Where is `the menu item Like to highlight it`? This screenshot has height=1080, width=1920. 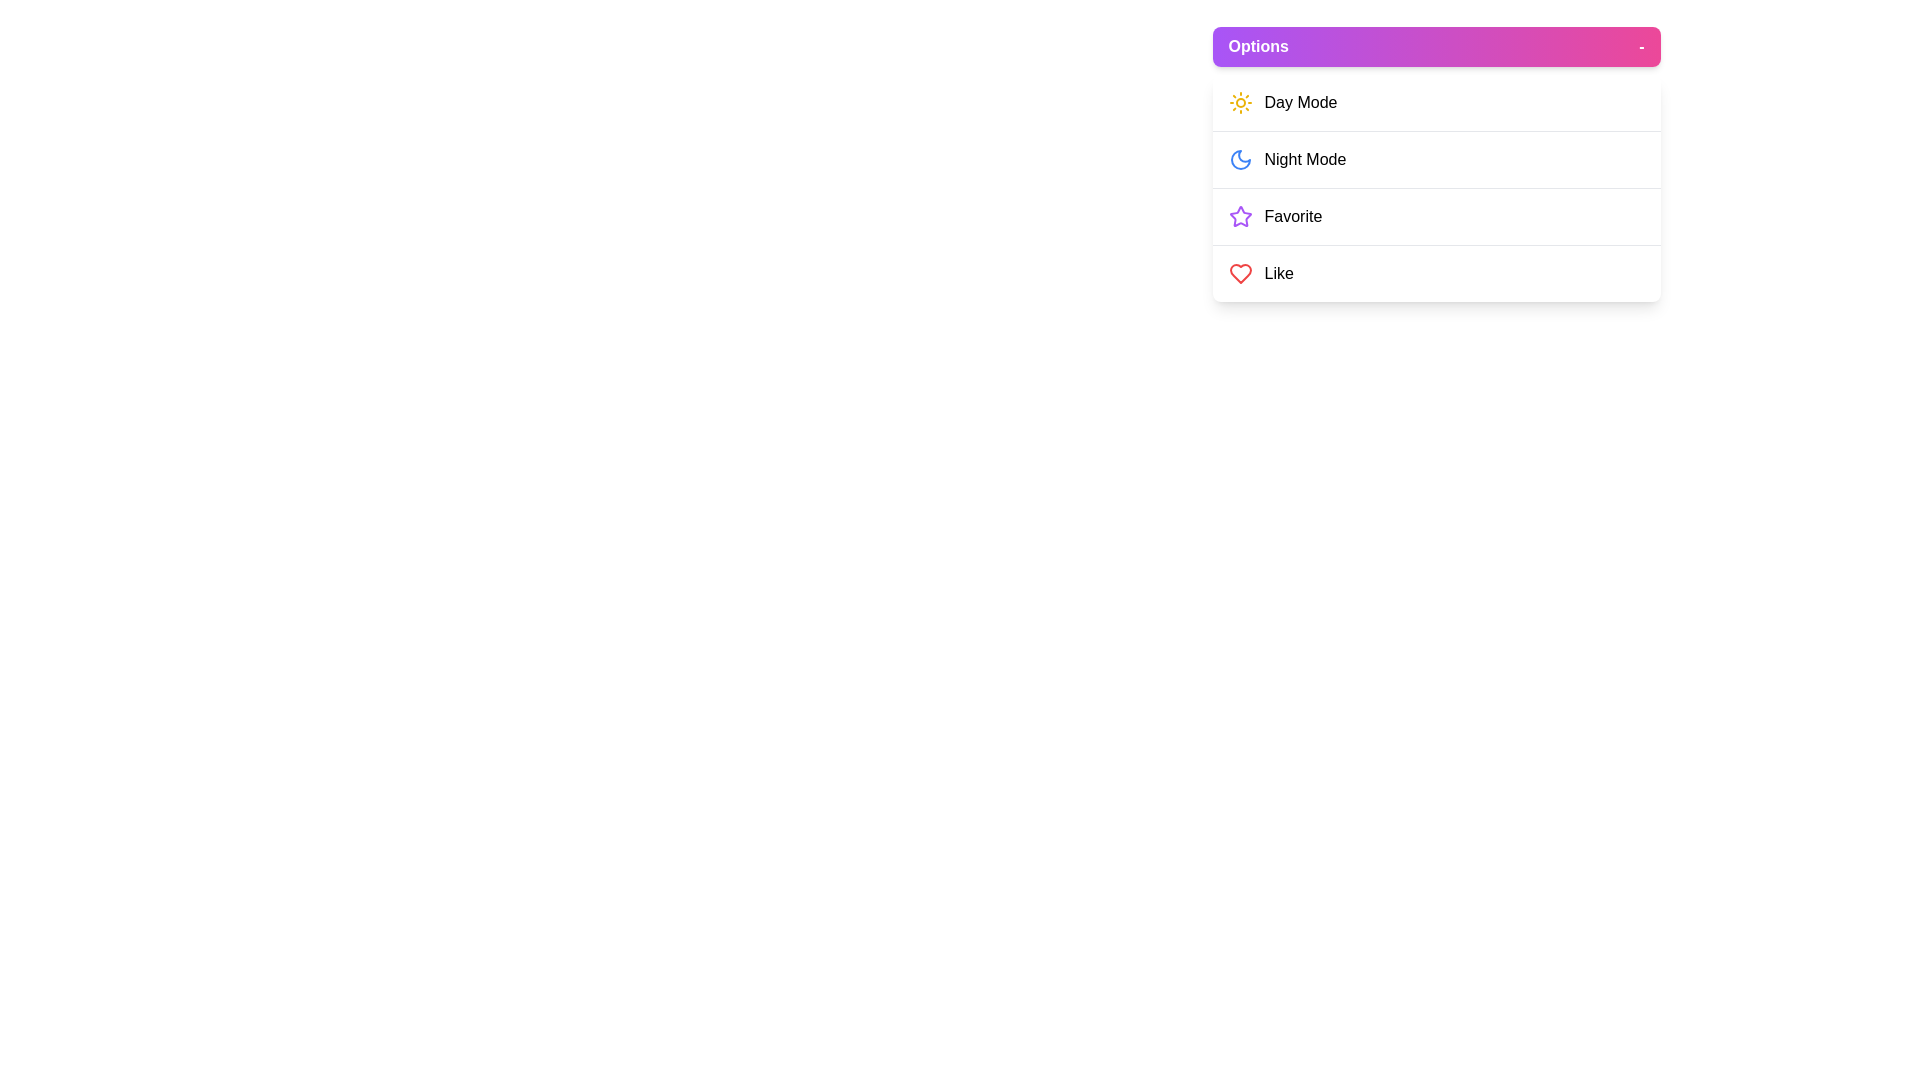
the menu item Like to highlight it is located at coordinates (1435, 273).